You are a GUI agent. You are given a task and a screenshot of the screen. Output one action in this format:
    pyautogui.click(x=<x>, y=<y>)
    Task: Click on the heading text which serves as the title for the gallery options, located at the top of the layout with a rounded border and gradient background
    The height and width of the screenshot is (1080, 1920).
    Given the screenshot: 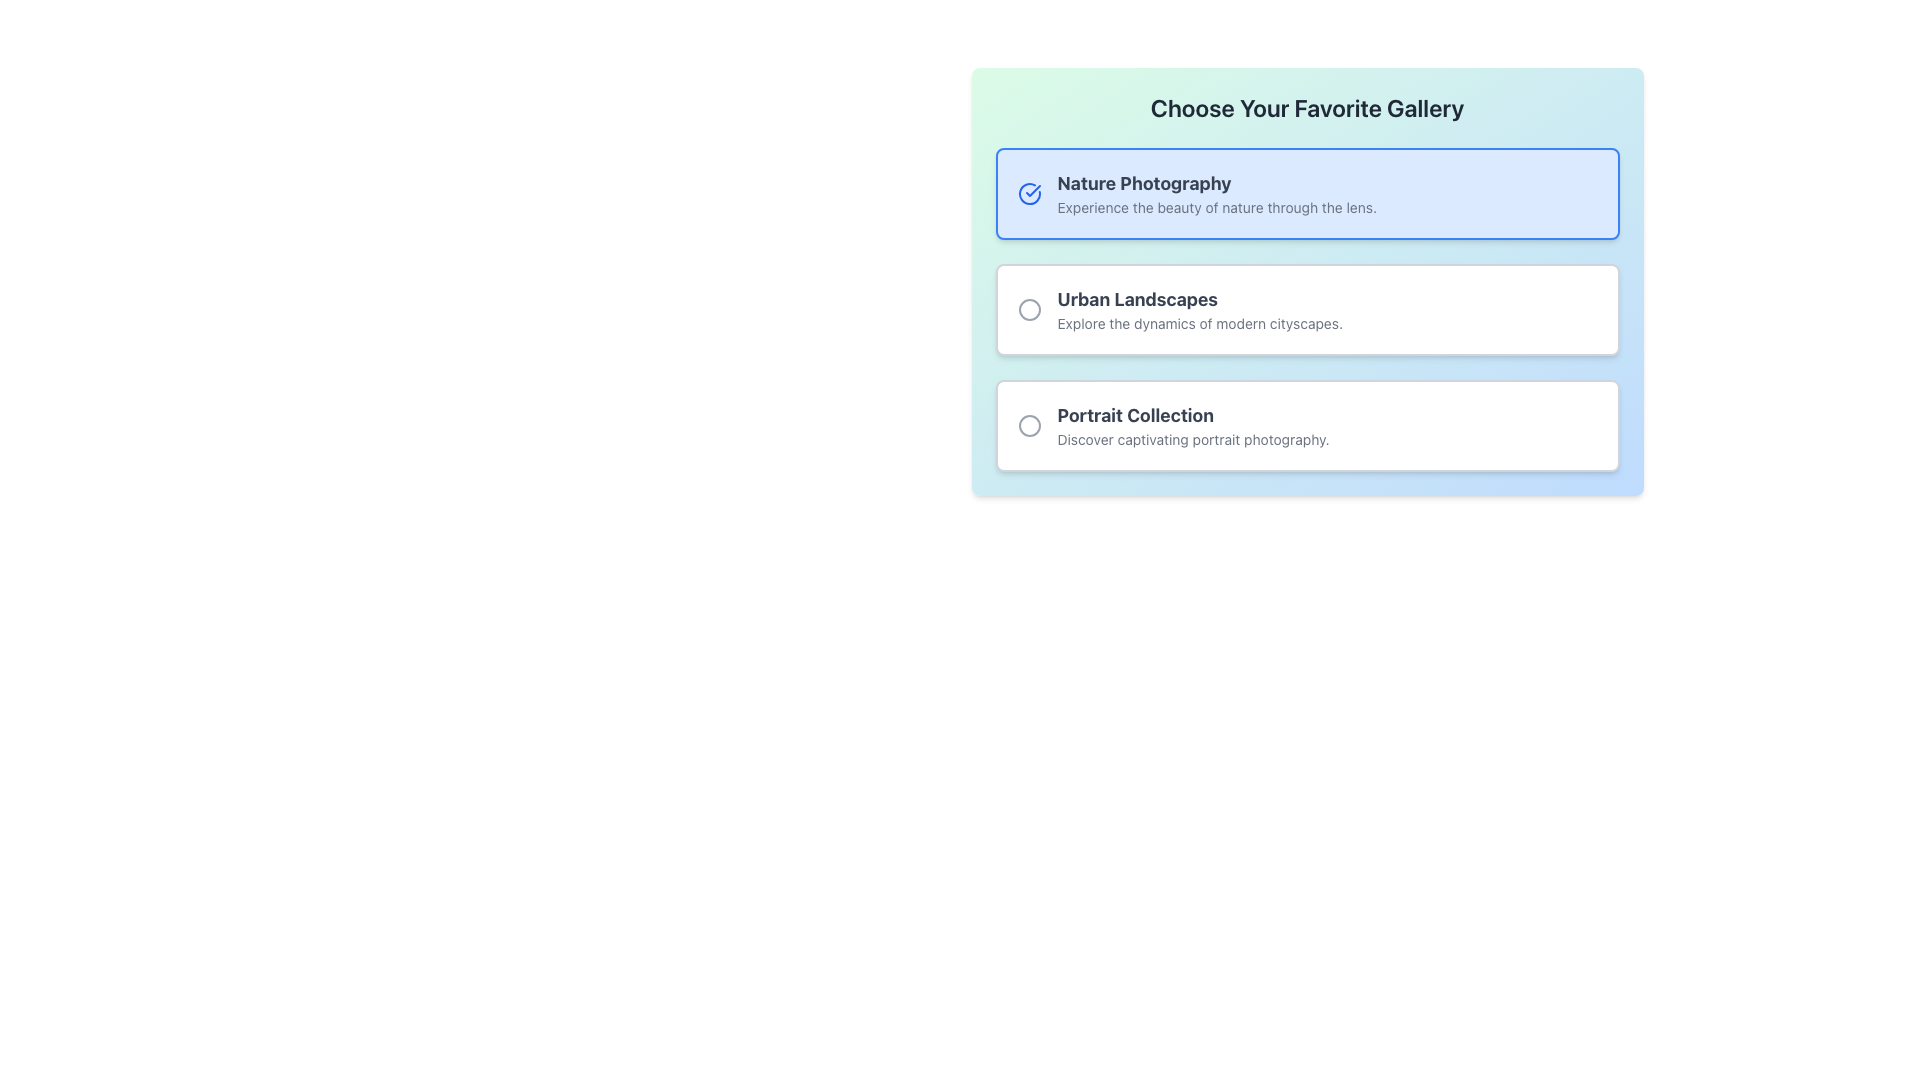 What is the action you would take?
    pyautogui.click(x=1307, y=108)
    